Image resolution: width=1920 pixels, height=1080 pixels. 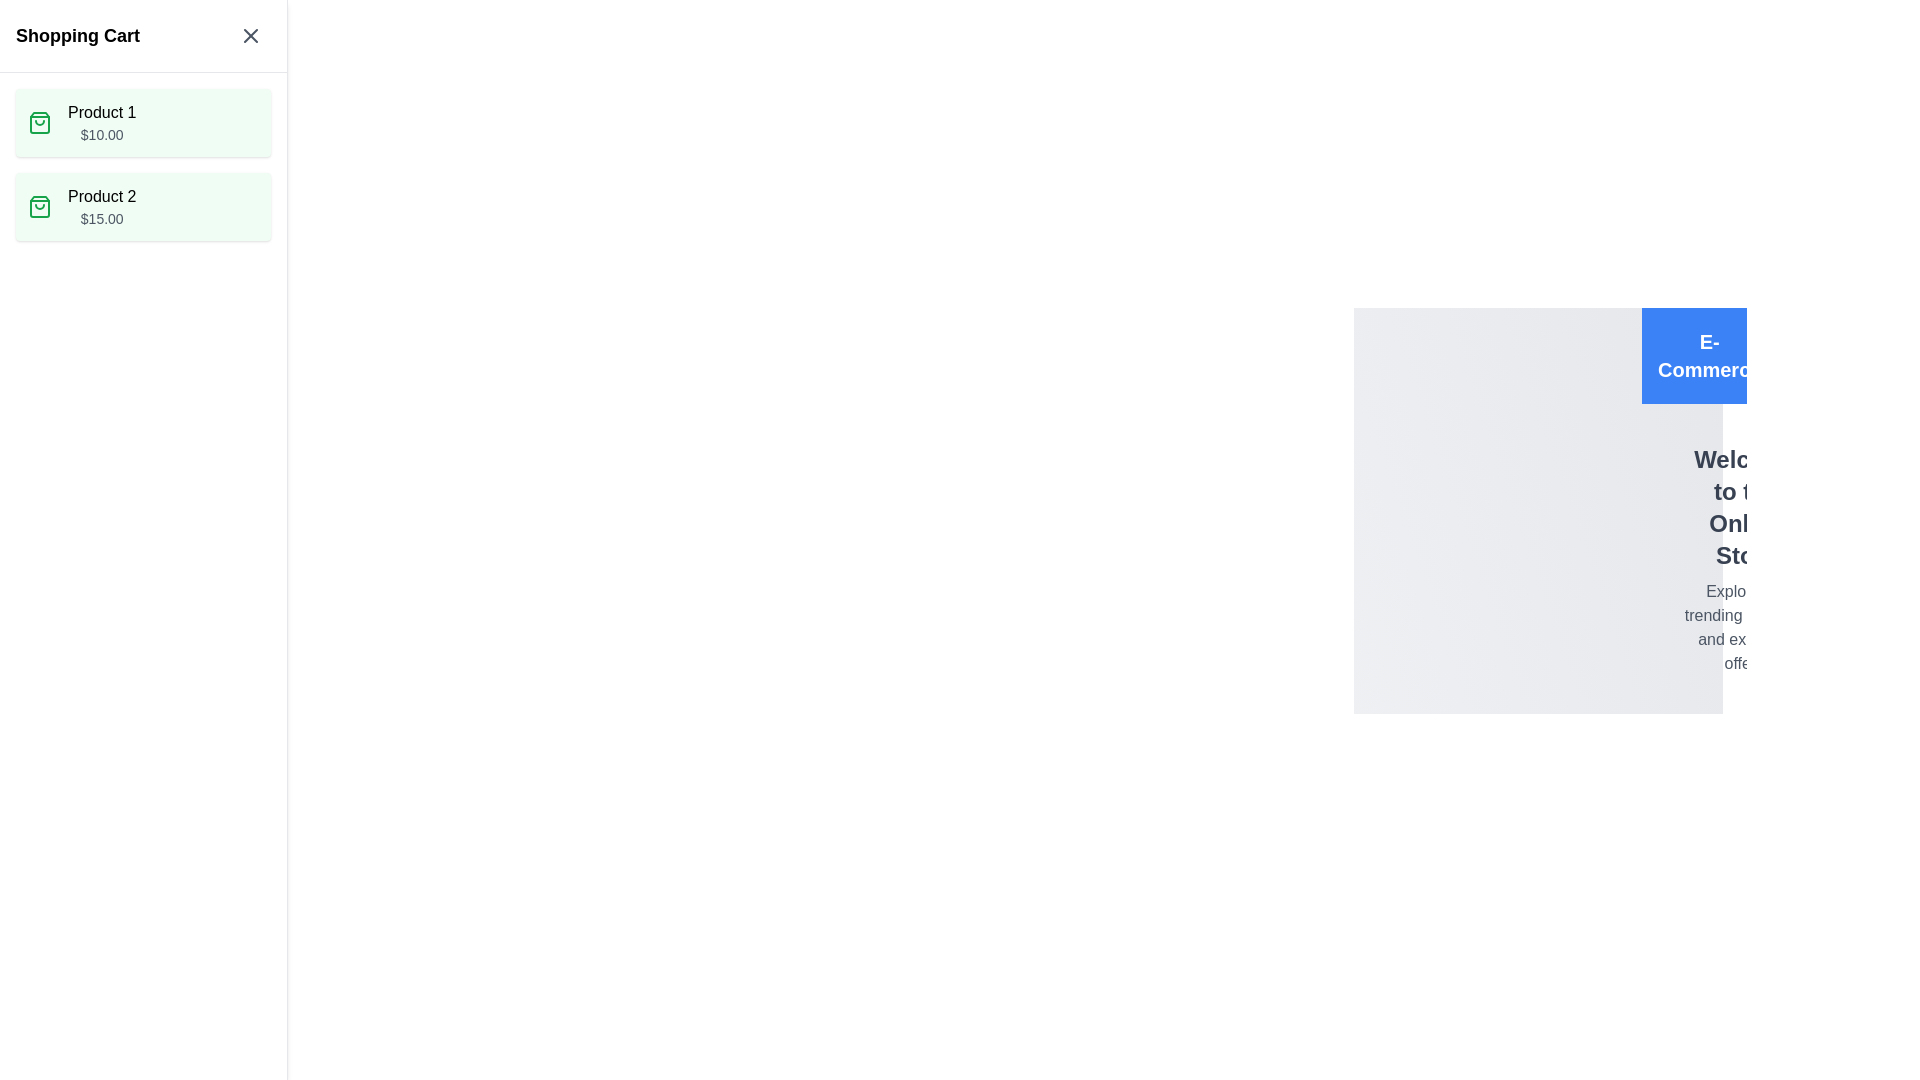 What do you see at coordinates (249, 35) in the screenshot?
I see `the close button icon represented by a small cross-shaped icon in the top-right corner of the 'Shopping Cart' panel to potentially reveal tooltips` at bounding box center [249, 35].